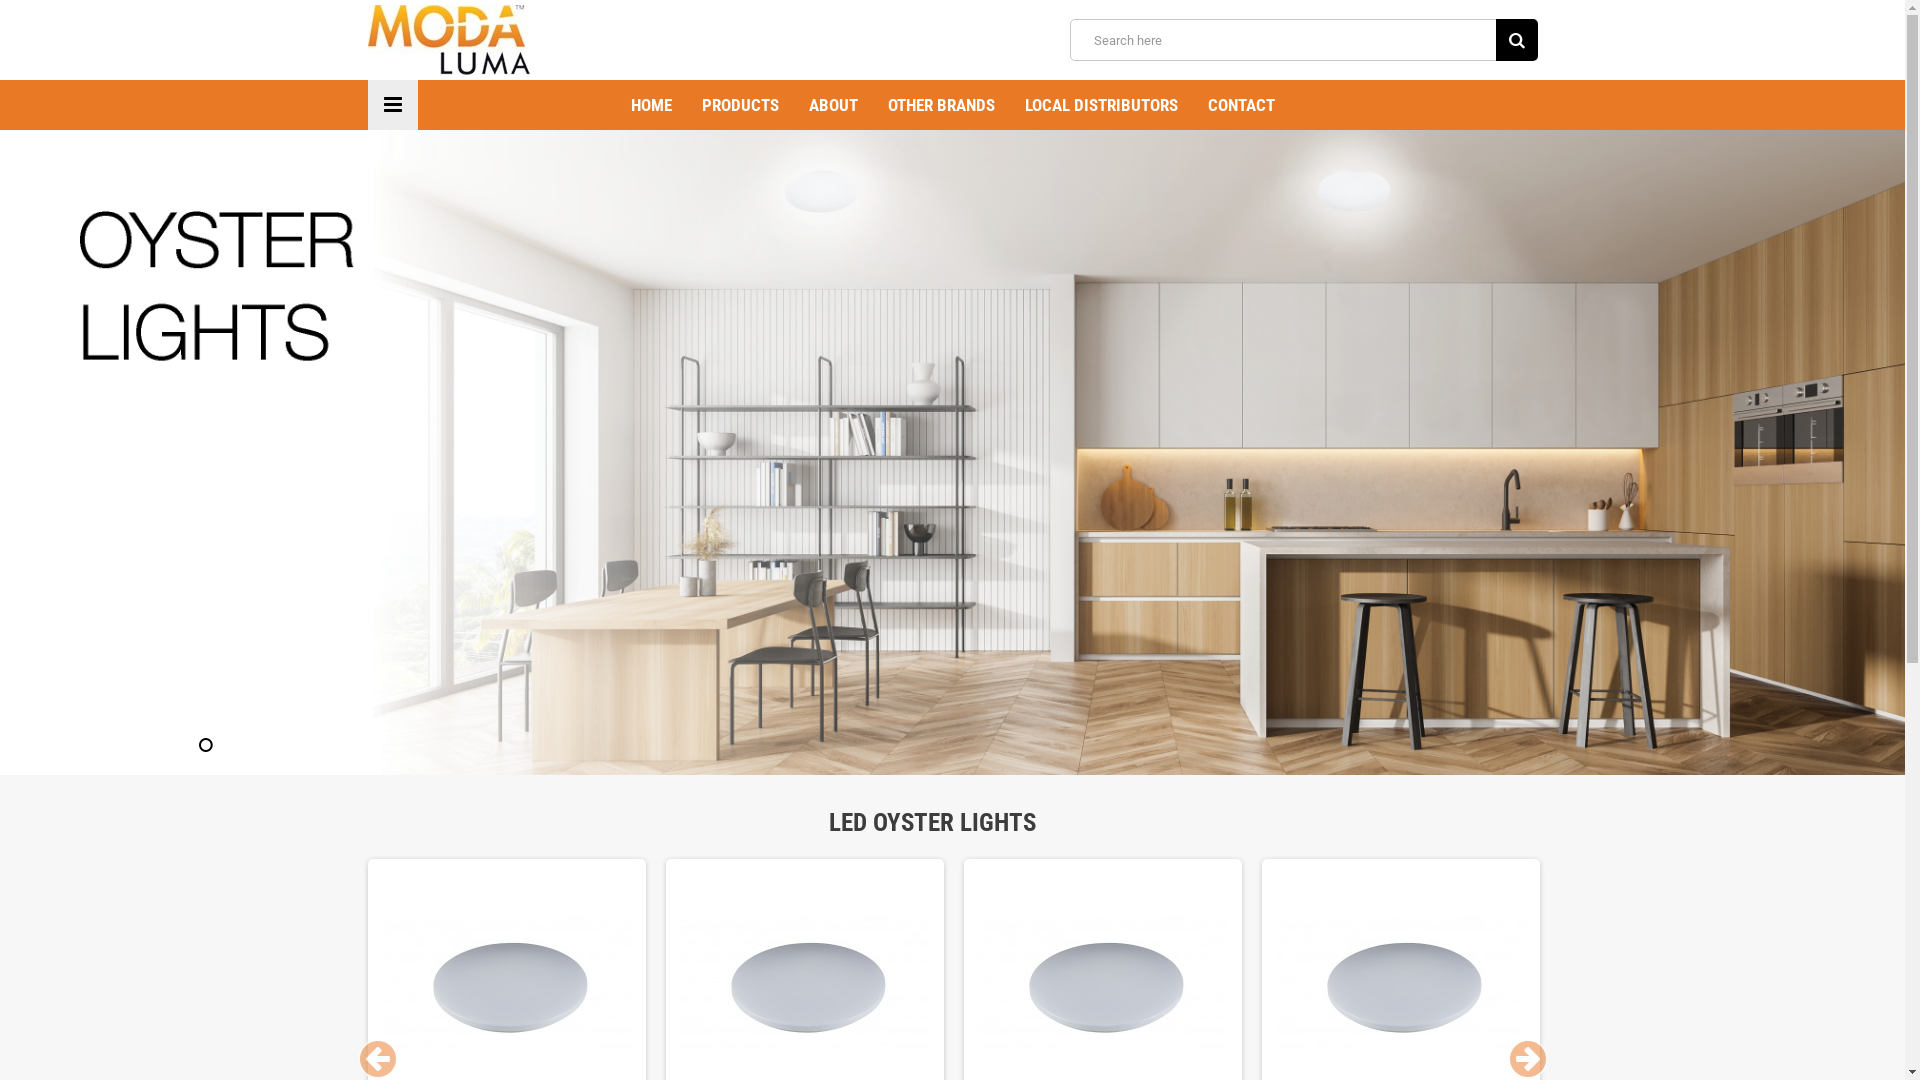 This screenshot has width=1920, height=1080. Describe the element at coordinates (686, 104) in the screenshot. I see `'PRODUCTS'` at that location.